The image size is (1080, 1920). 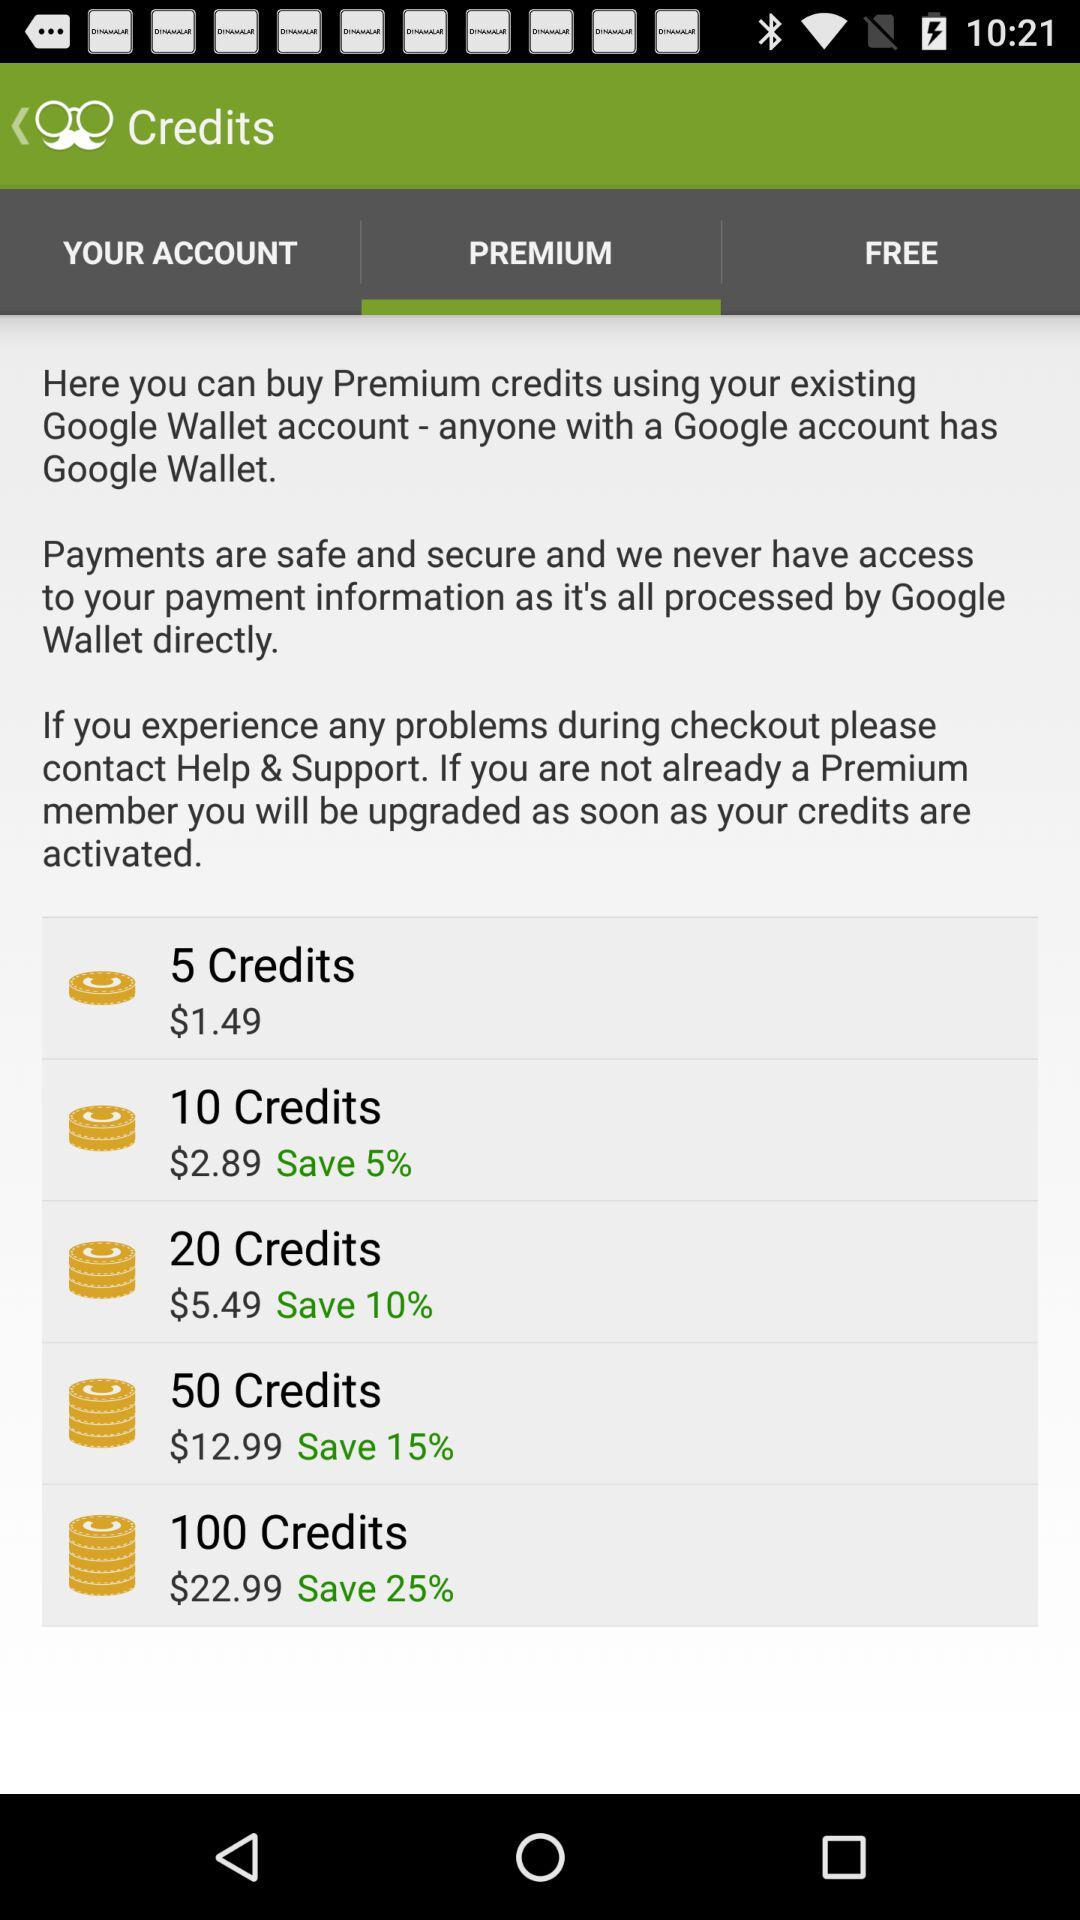 What do you see at coordinates (288, 1529) in the screenshot?
I see `the 100 credits icon` at bounding box center [288, 1529].